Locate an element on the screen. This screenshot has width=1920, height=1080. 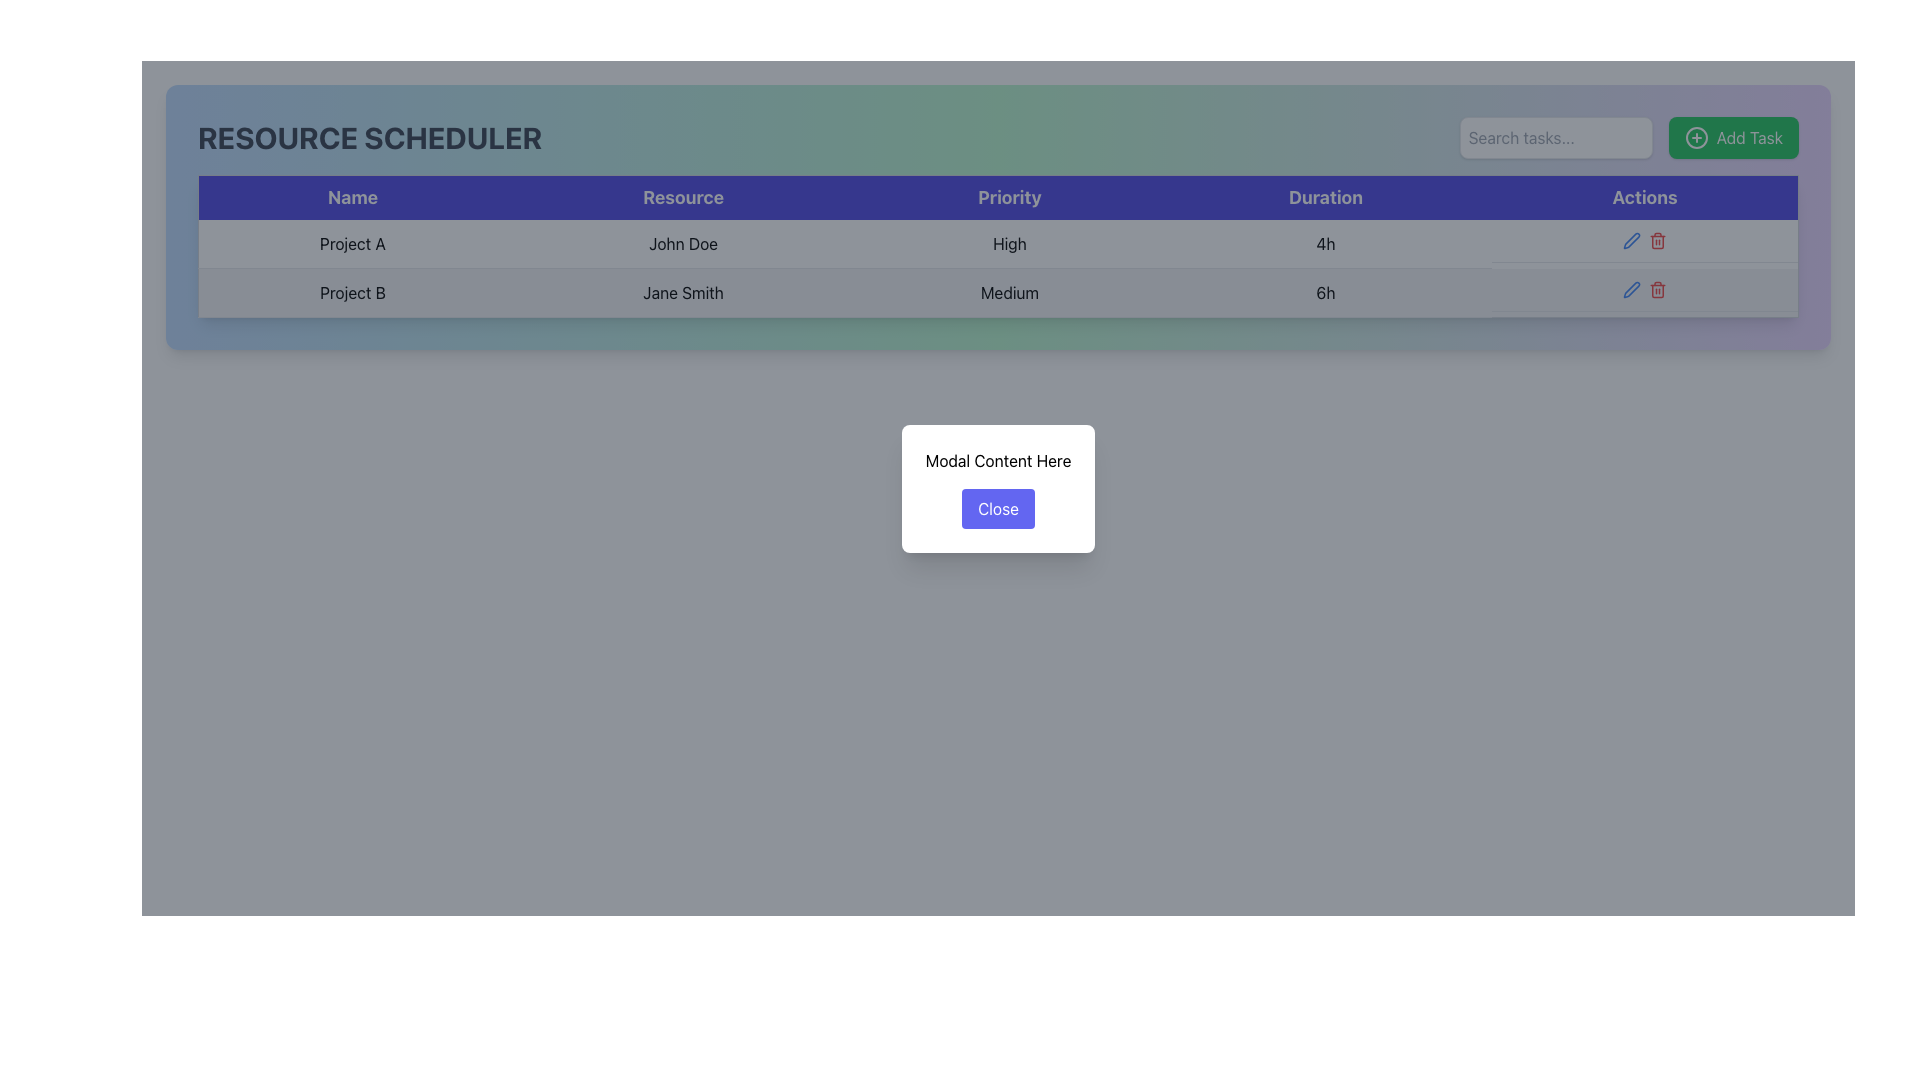
the delete button in the 'Actions' column of the 'Resource Scheduler' table is located at coordinates (1658, 289).